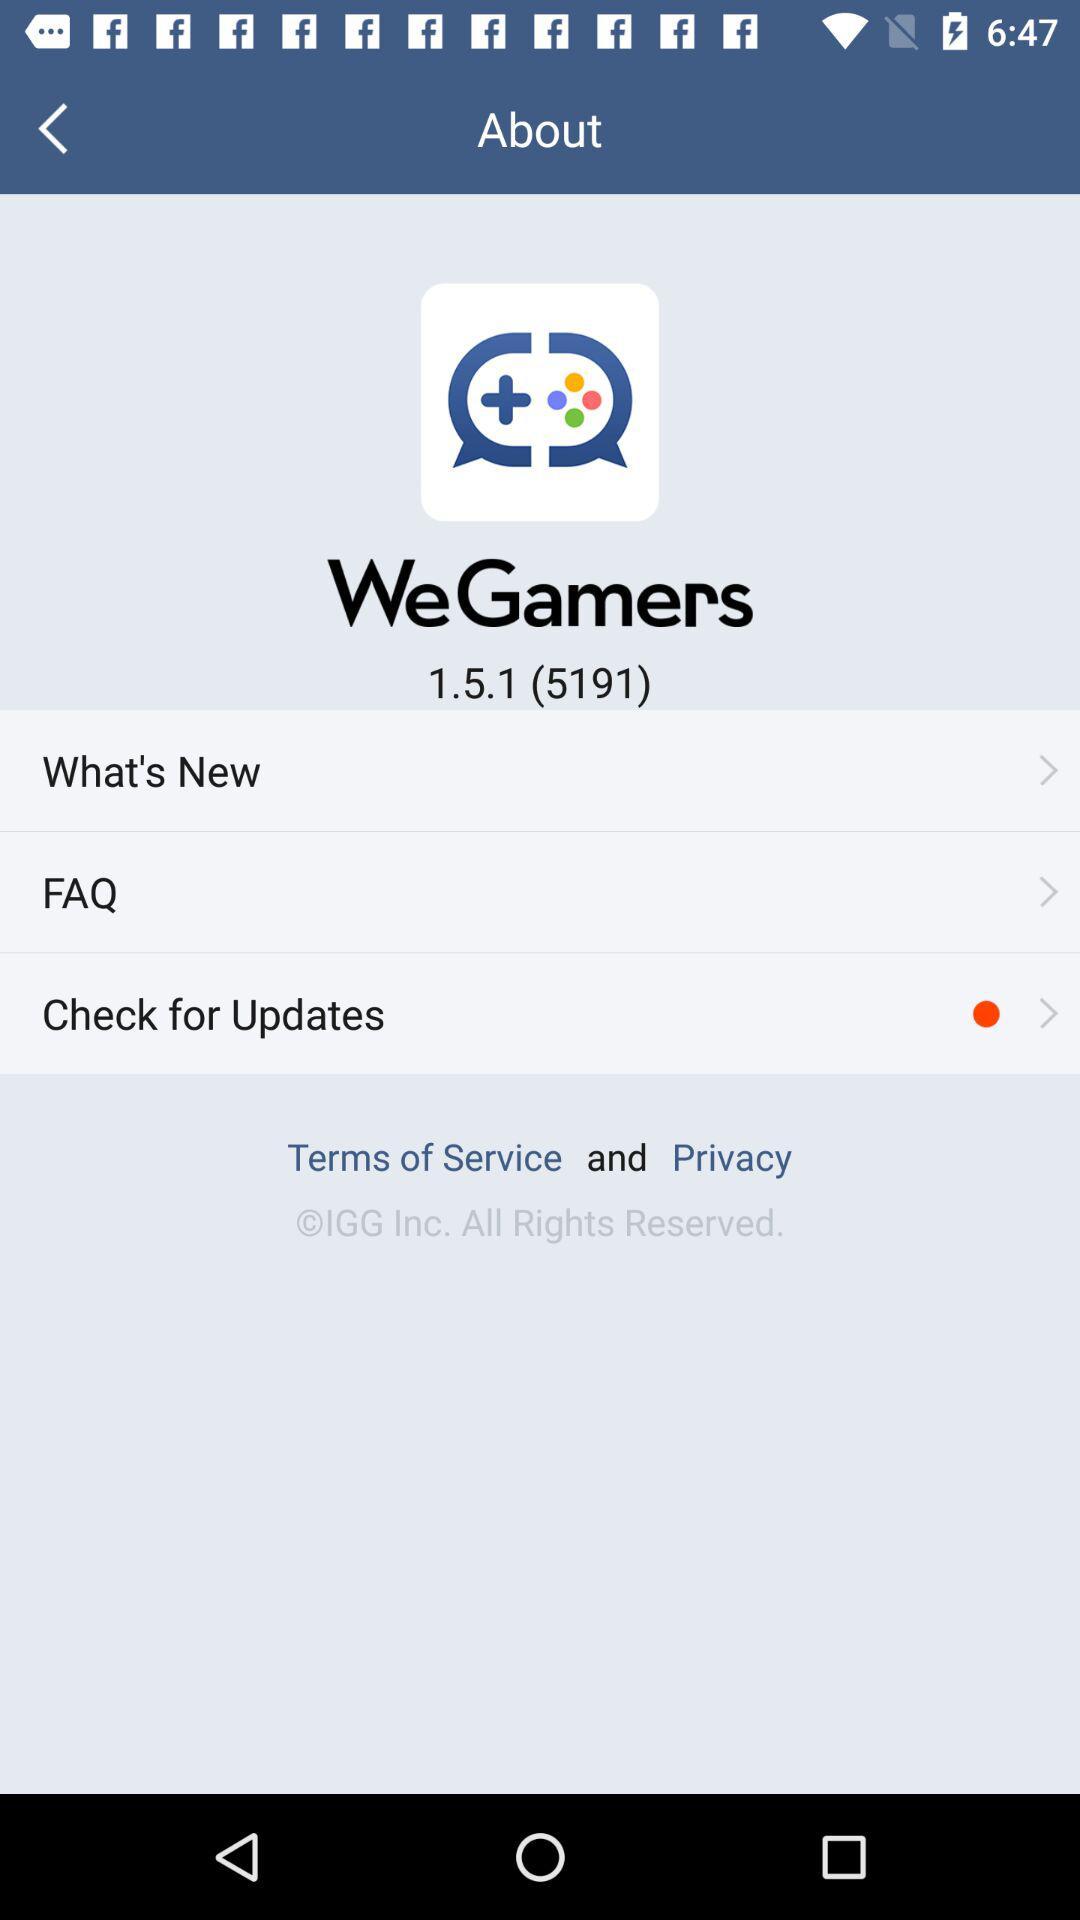 The width and height of the screenshot is (1080, 1920). Describe the element at coordinates (732, 1156) in the screenshot. I see `privacy which is at bottom of the page` at that location.